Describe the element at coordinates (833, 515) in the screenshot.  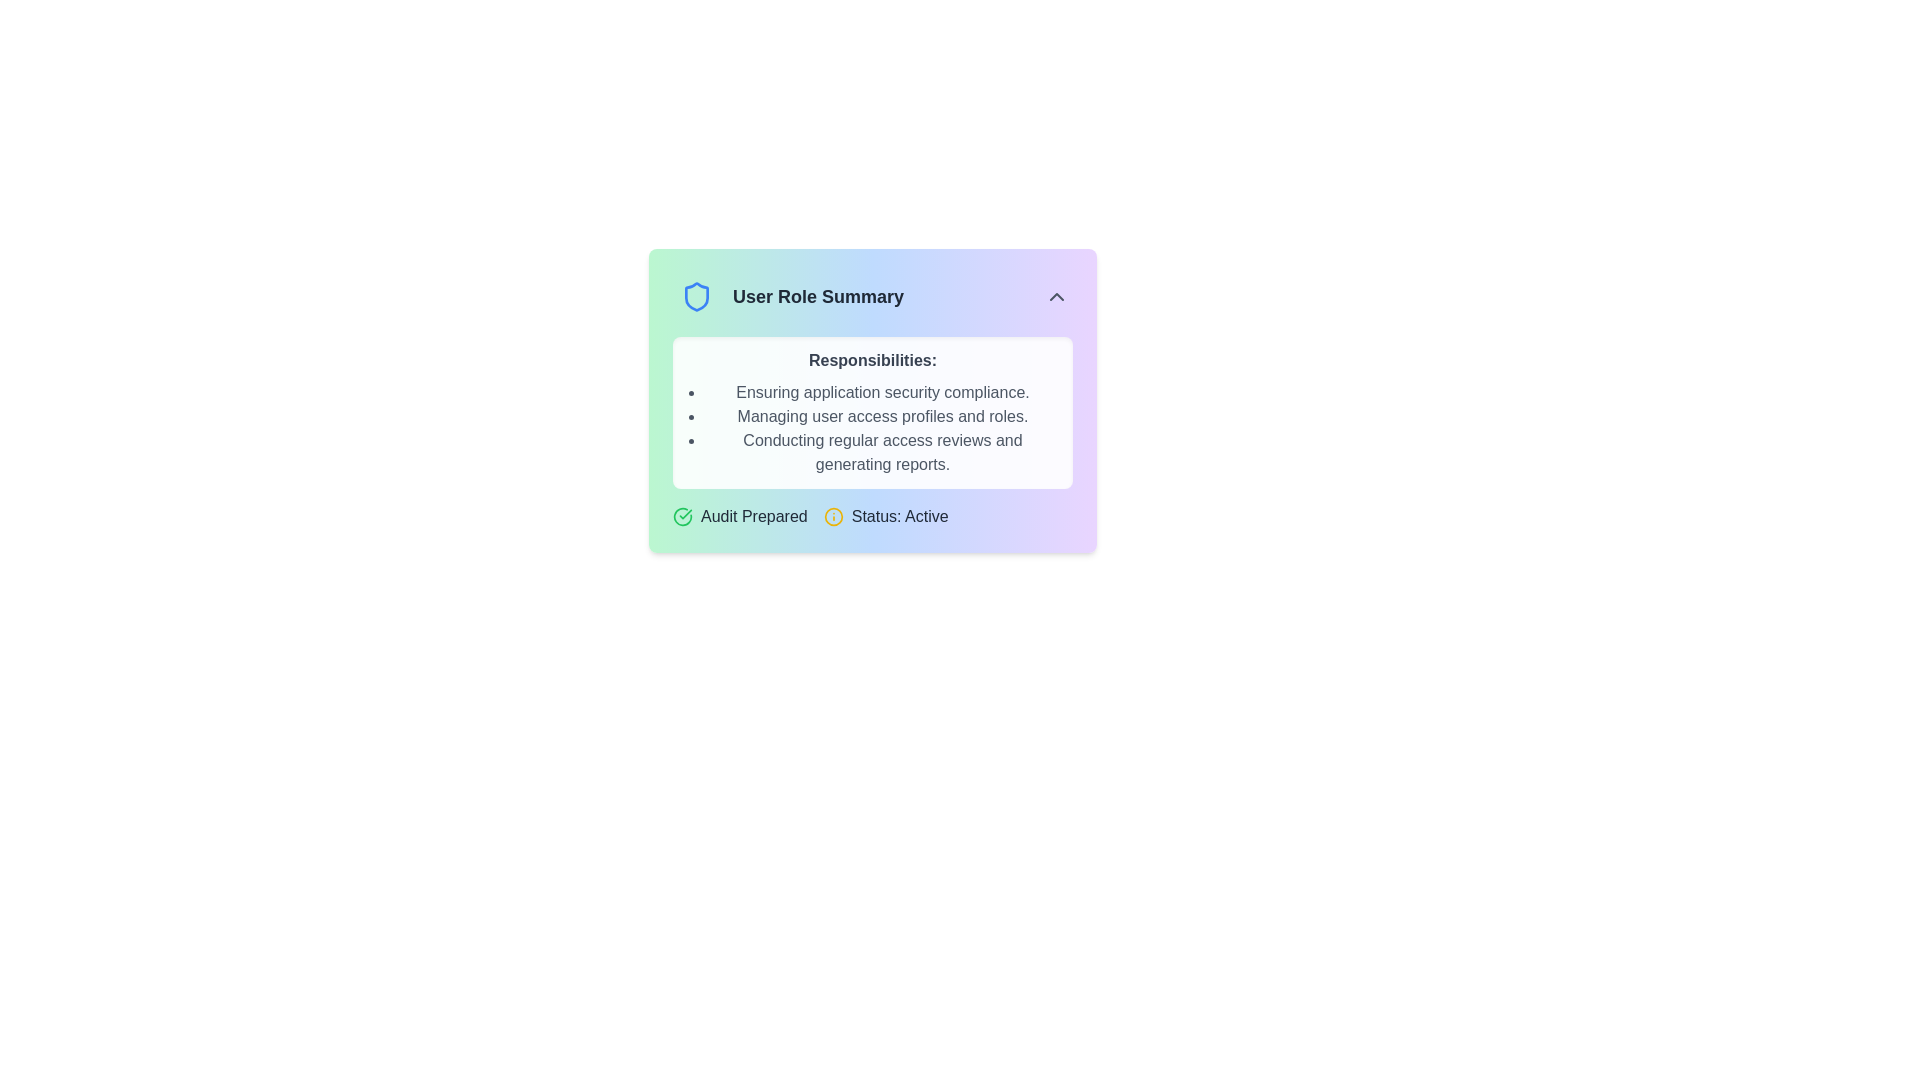
I see `the yellow circular informational alert icon with an exclamation mark located near the 'Status: Active' label` at that location.